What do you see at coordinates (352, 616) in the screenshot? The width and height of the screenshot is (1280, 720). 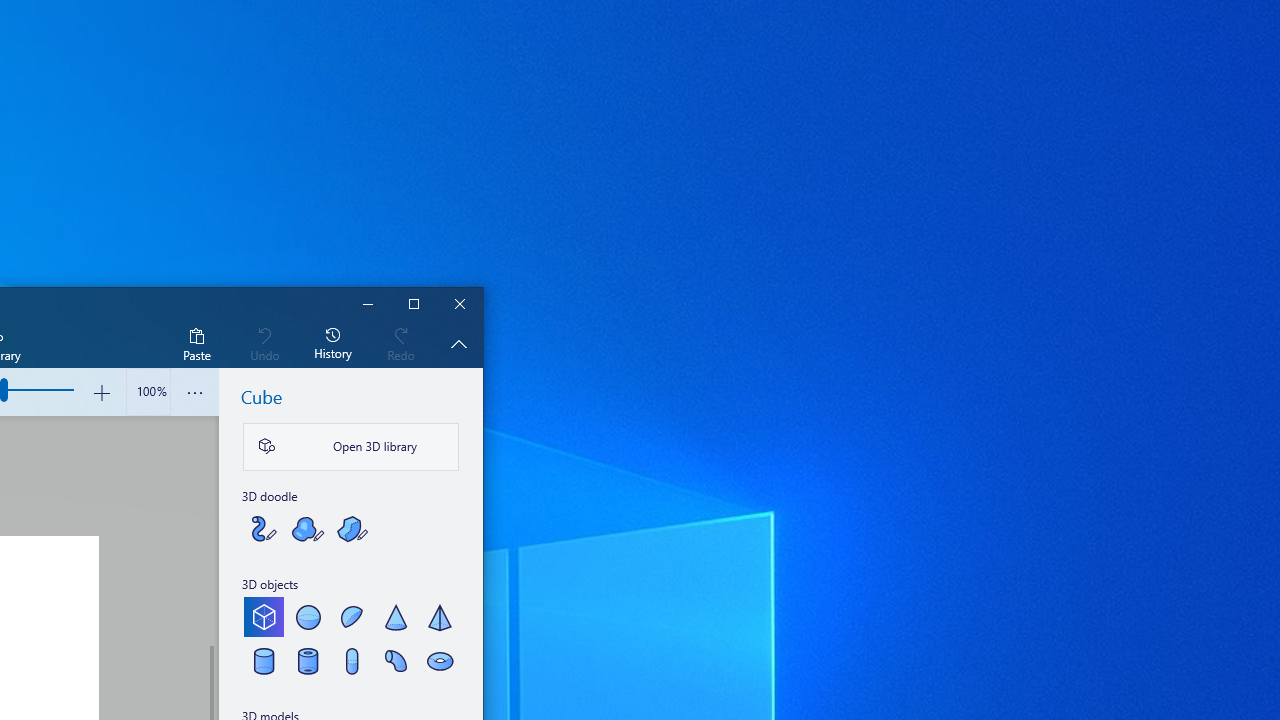 I see `'Hemisphere'` at bounding box center [352, 616].